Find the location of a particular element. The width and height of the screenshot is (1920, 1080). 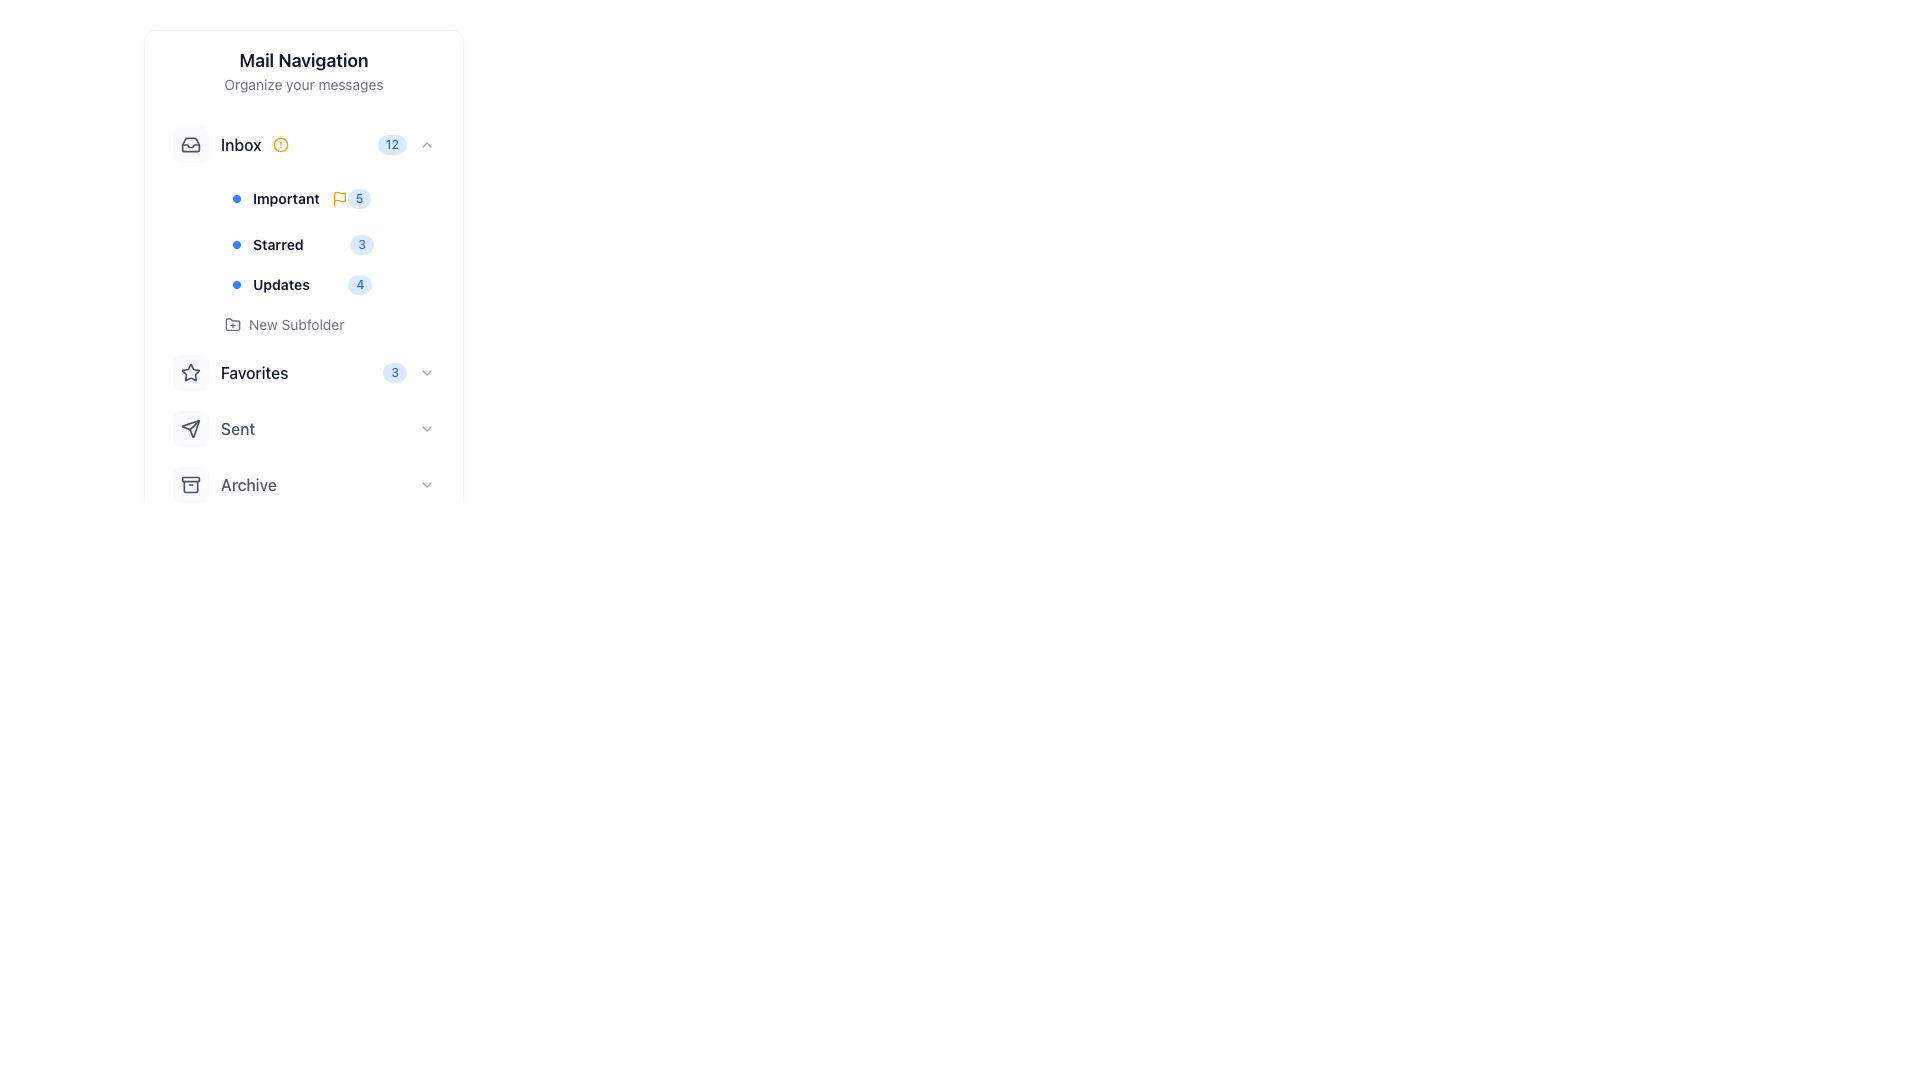

the star icon located in the left navigation menu under the 'Favorites' section to change its color is located at coordinates (191, 372).